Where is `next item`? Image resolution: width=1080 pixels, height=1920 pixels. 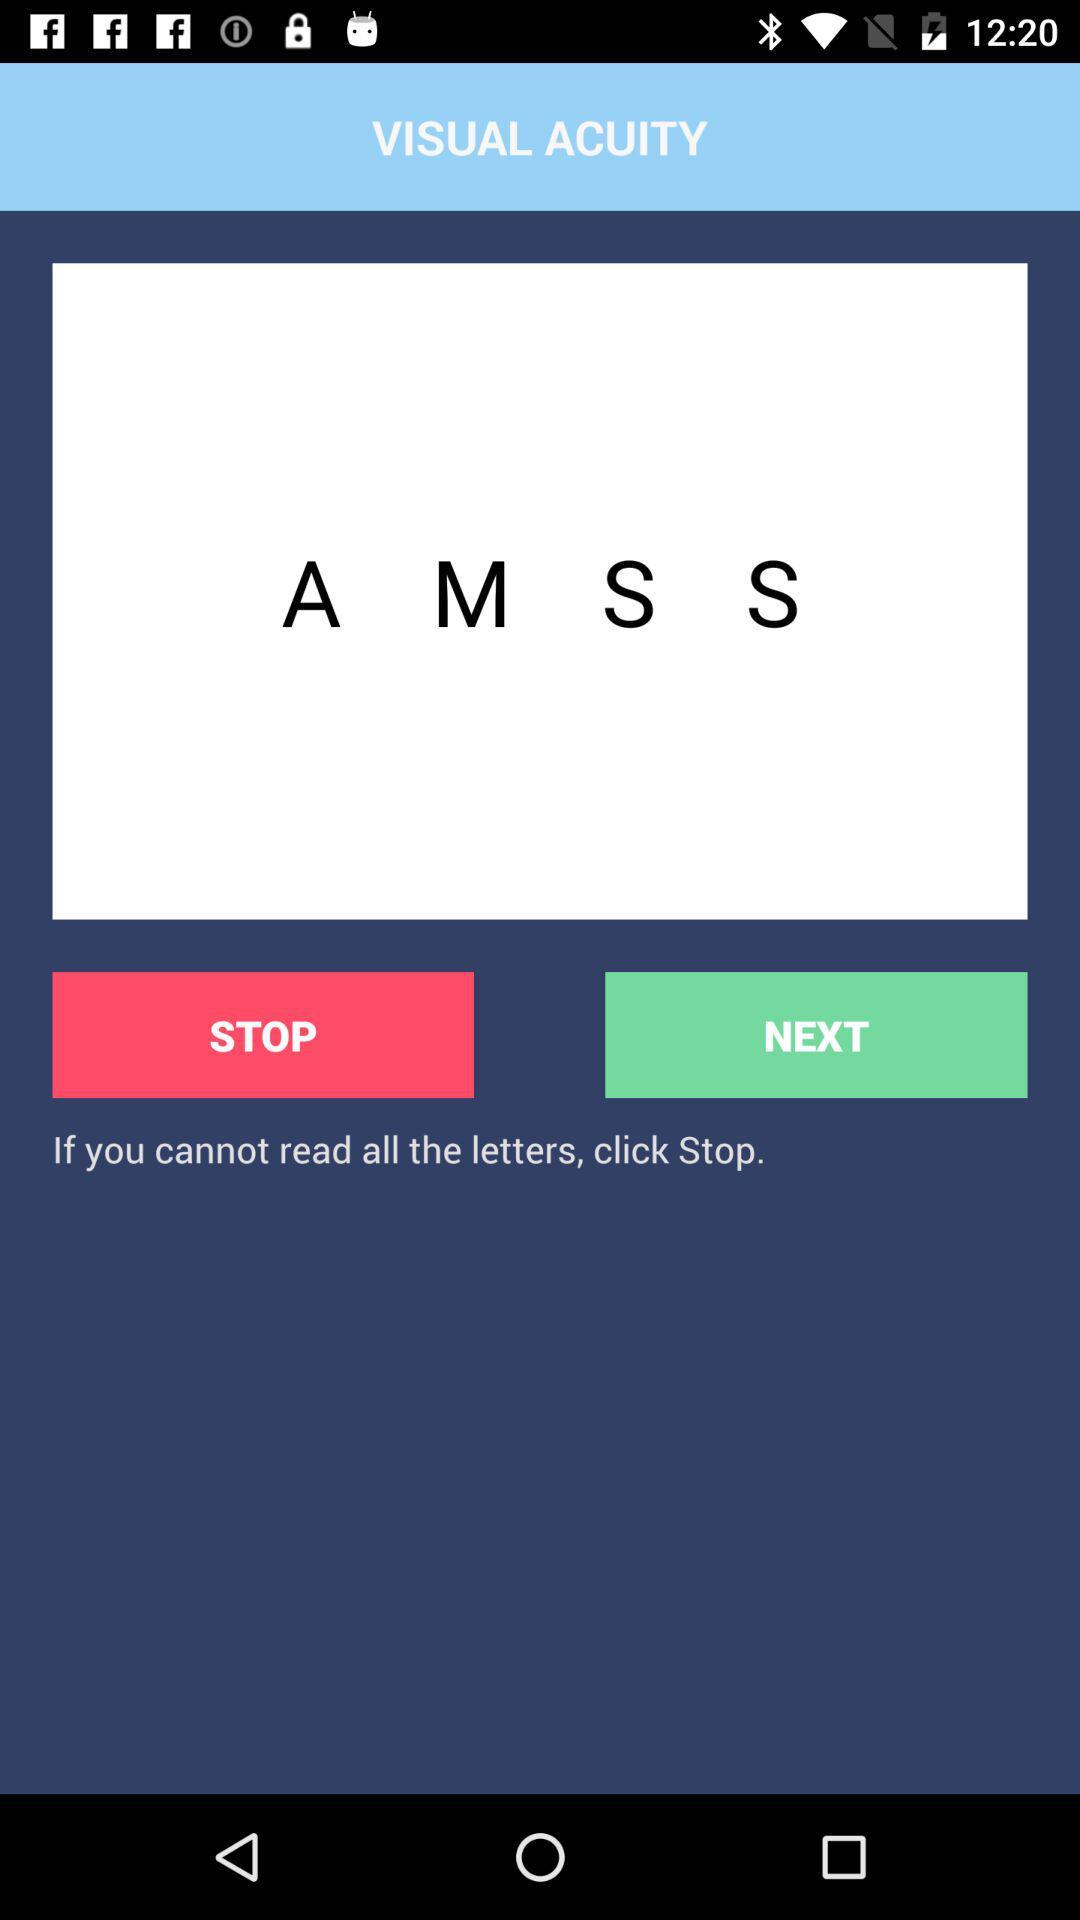 next item is located at coordinates (816, 1035).